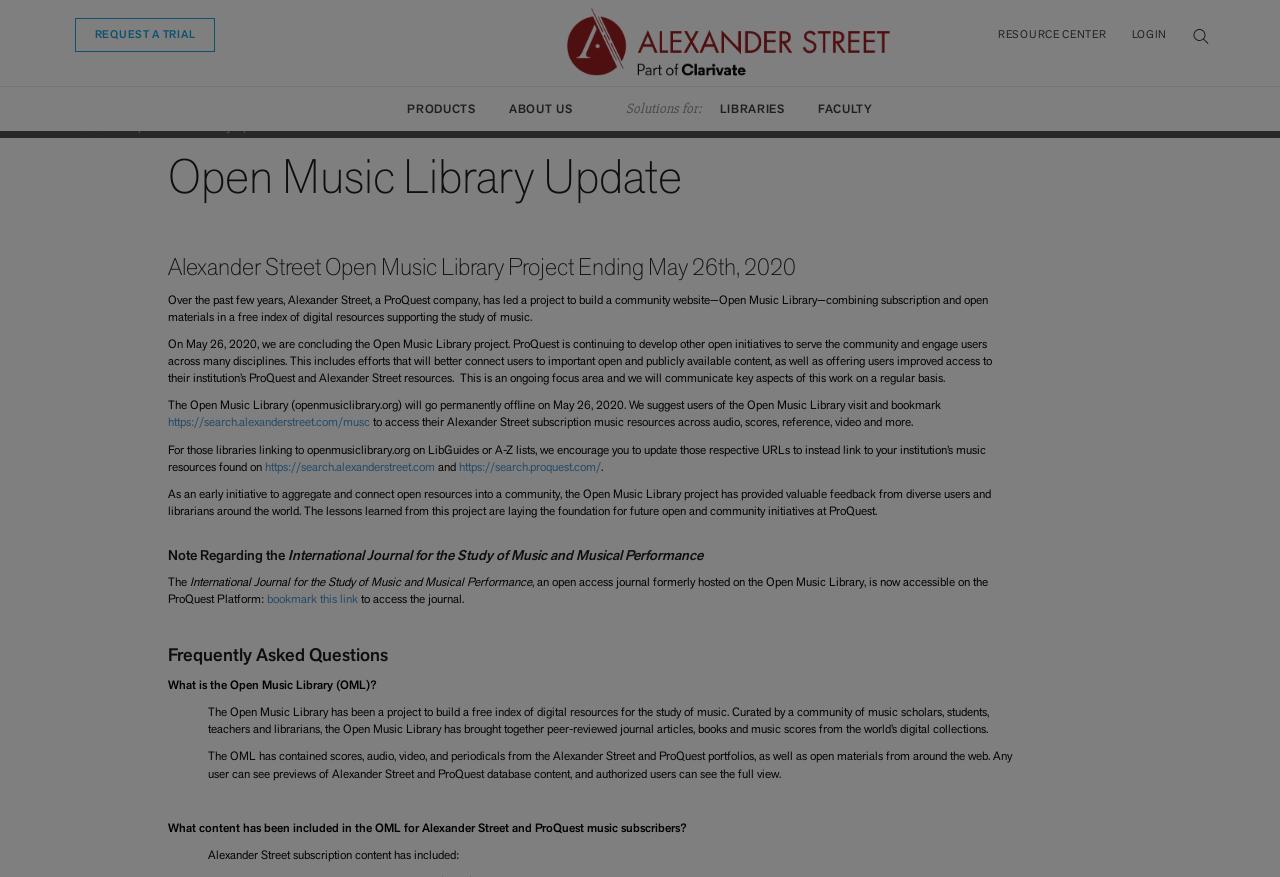 This screenshot has width=1280, height=877. Describe the element at coordinates (577, 360) in the screenshot. I see `'On May 26, 2020, we are concluding the Open Music Library project. ProQuest is continuing to develop other open initiatives to serve the community and engage users across many disciplines. This includes efforts that will better connect users to important open and publicly available content, as well as offering users improved access to their institution’s ProQuest and Alexander Street resources.  This is an ongoing focus area and we will communicate key aspects of this work on a regular basis.'` at that location.